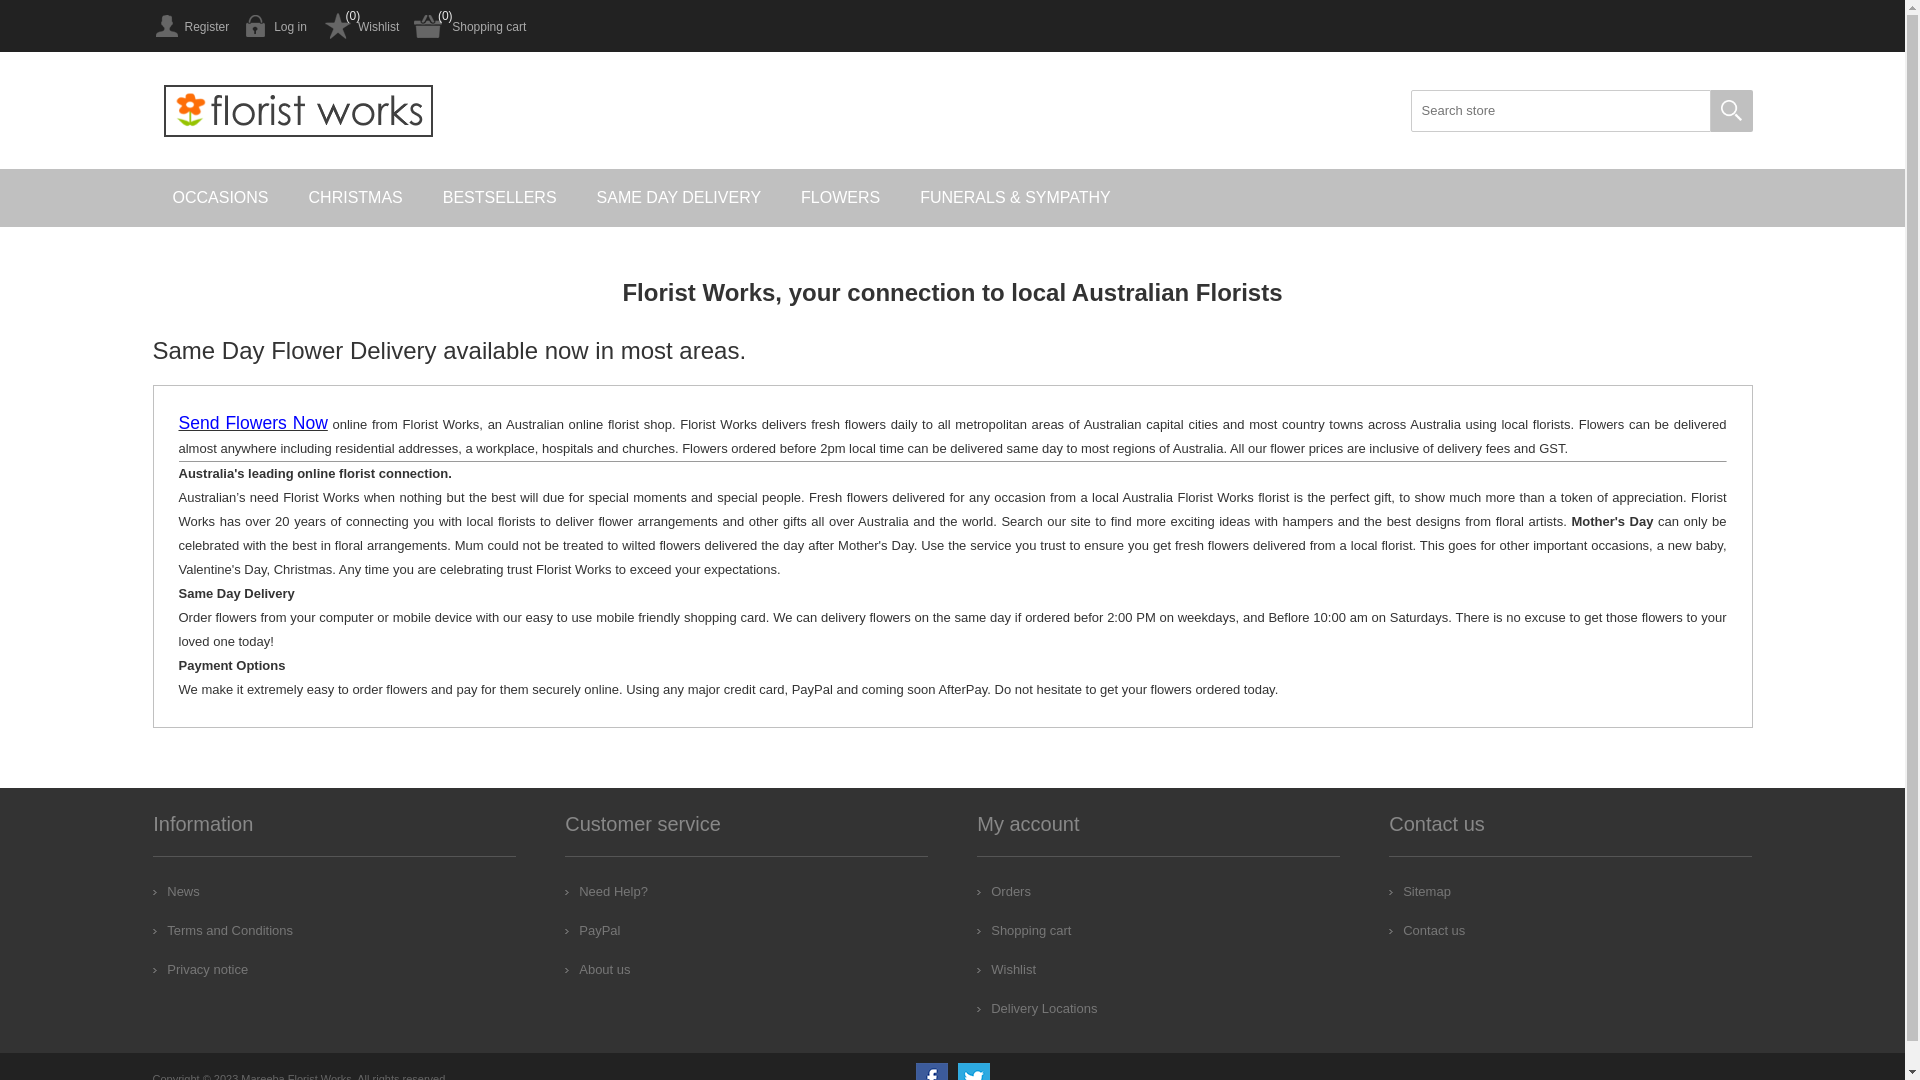 The height and width of the screenshot is (1080, 1920). Describe the element at coordinates (1006, 968) in the screenshot. I see `'Wishlist'` at that location.